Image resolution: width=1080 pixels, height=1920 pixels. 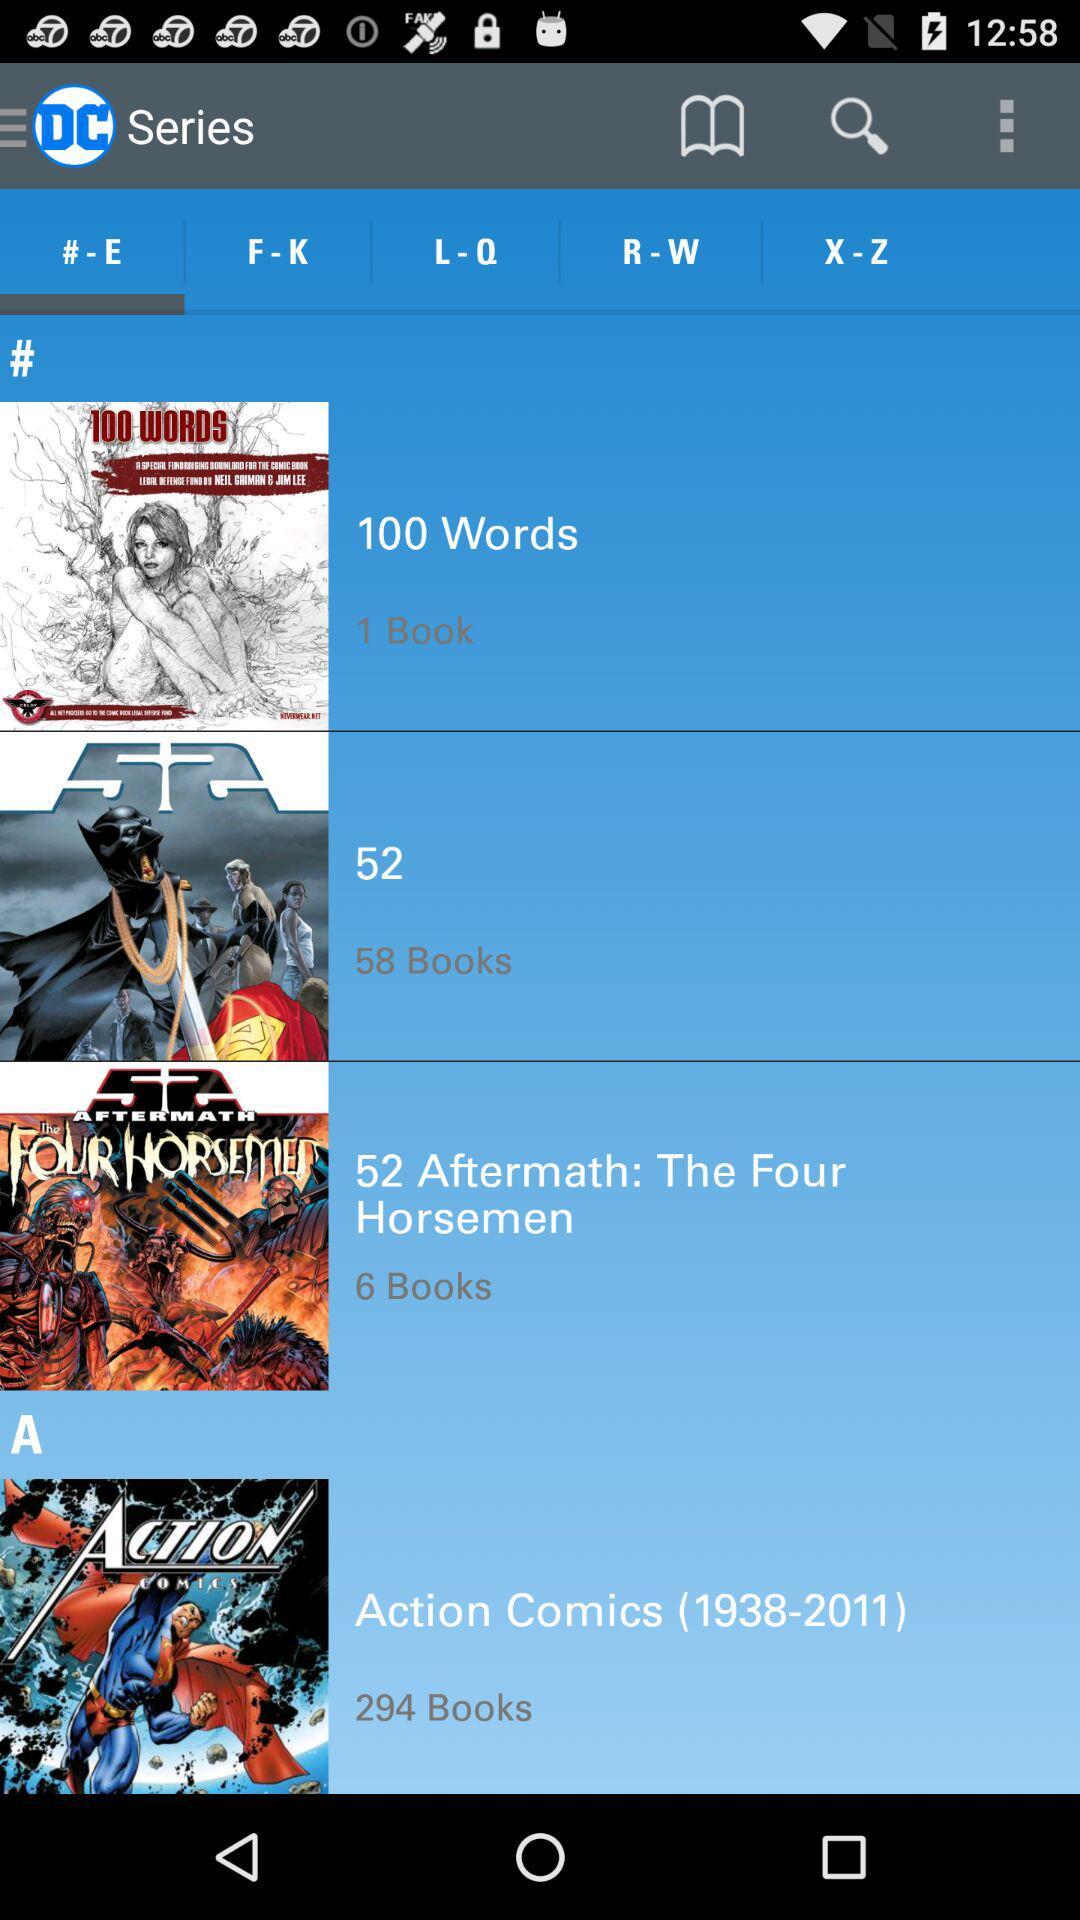 I want to click on item next to the l - q, so click(x=277, y=251).